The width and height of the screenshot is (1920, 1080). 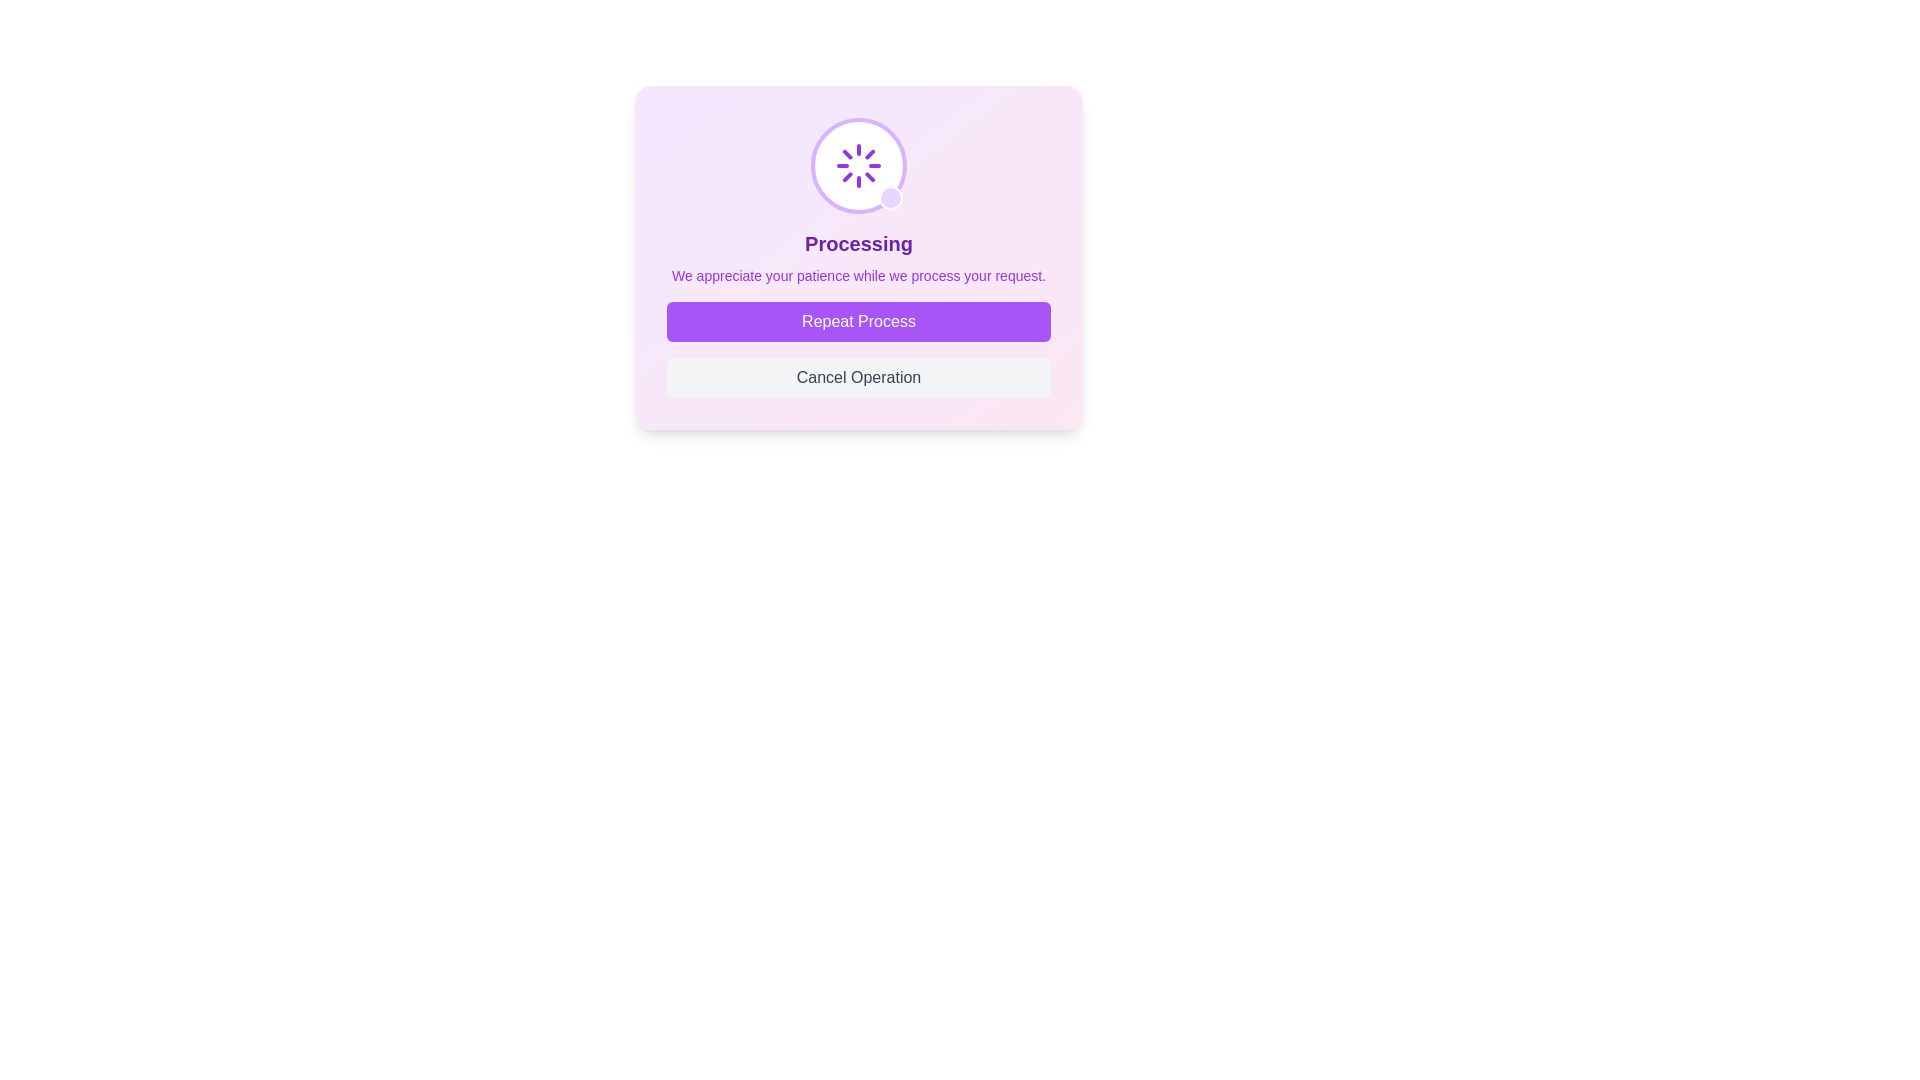 What do you see at coordinates (859, 164) in the screenshot?
I see `the animated loader icon, which is a spinning cogwheel styled in purple, located near the top of the card layout above the text 'Processing'` at bounding box center [859, 164].